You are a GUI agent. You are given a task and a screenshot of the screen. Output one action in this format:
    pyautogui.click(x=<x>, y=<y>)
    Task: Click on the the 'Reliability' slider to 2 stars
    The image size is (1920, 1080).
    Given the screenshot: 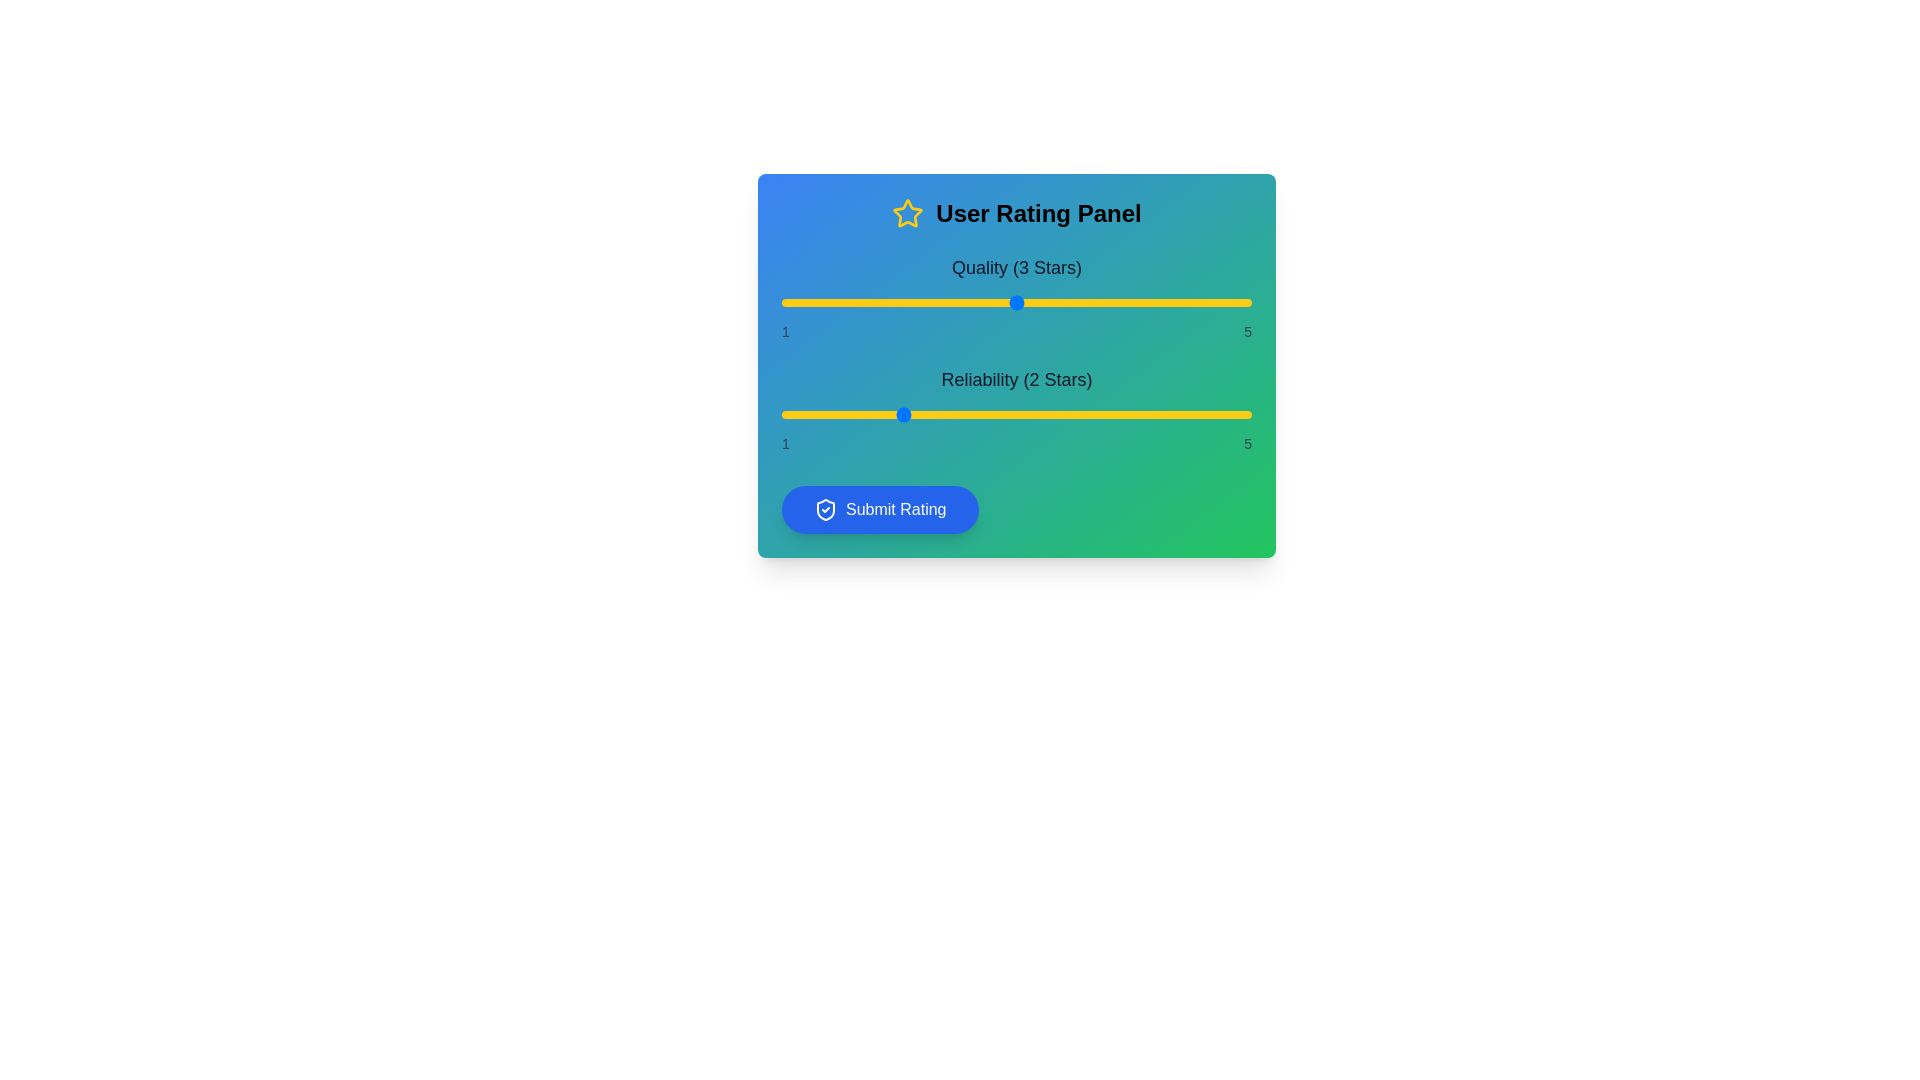 What is the action you would take?
    pyautogui.click(x=898, y=414)
    